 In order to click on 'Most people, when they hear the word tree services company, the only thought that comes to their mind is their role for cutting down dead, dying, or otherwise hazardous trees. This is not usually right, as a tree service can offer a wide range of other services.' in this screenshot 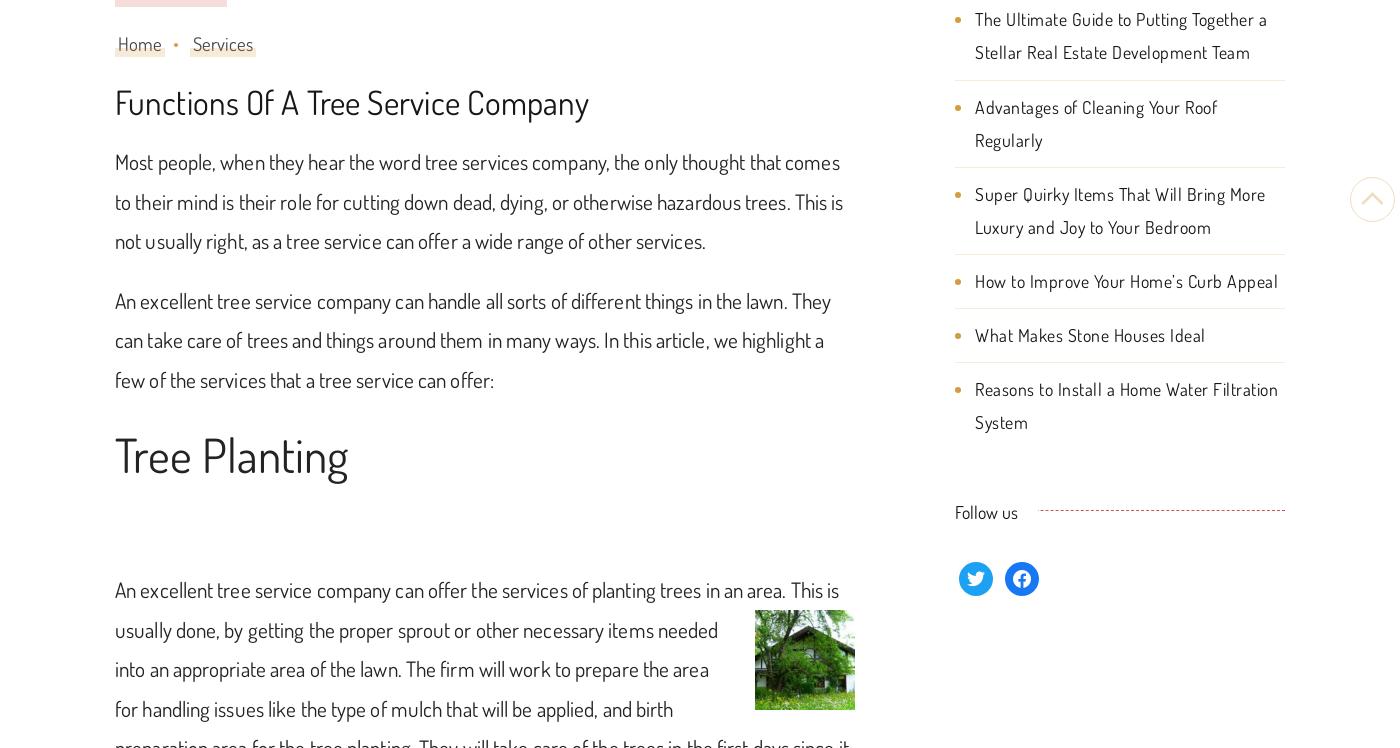, I will do `click(114, 200)`.